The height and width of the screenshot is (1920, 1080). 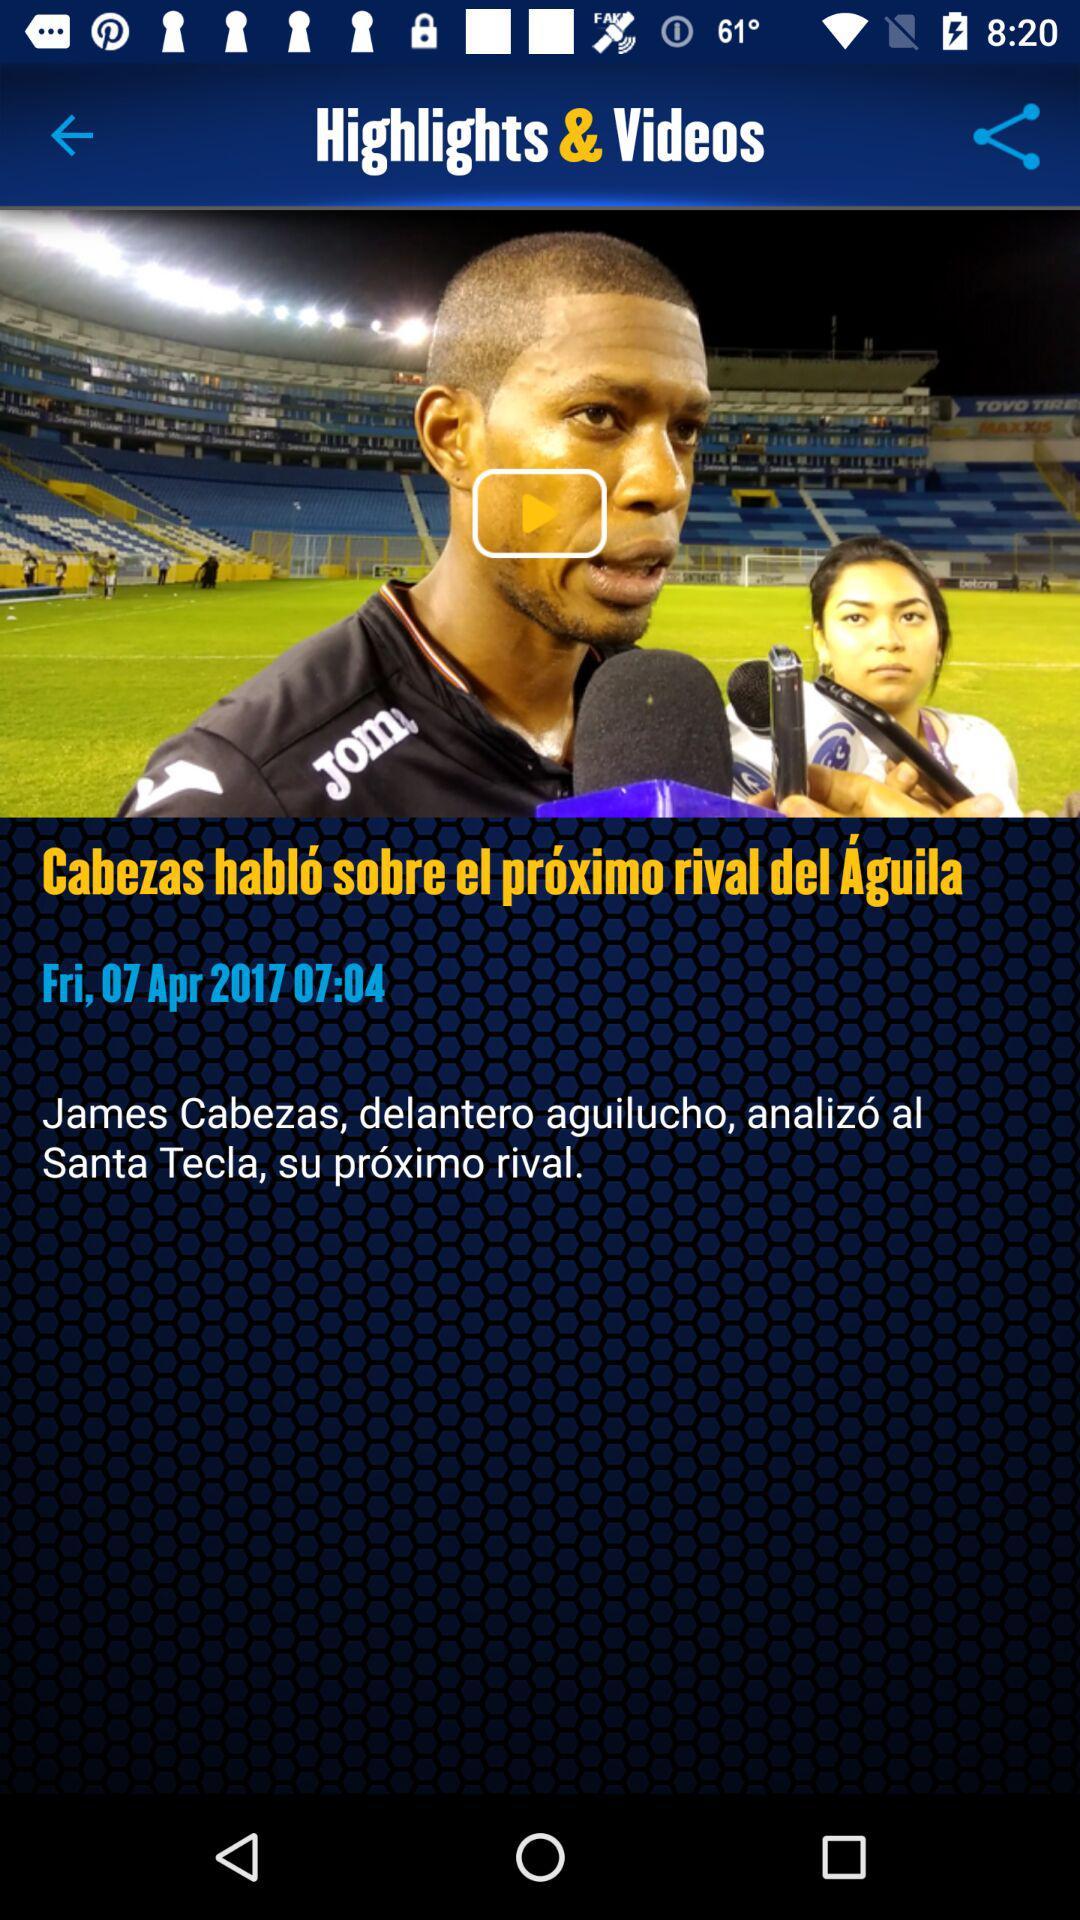 What do you see at coordinates (538, 513) in the screenshot?
I see `playback` at bounding box center [538, 513].